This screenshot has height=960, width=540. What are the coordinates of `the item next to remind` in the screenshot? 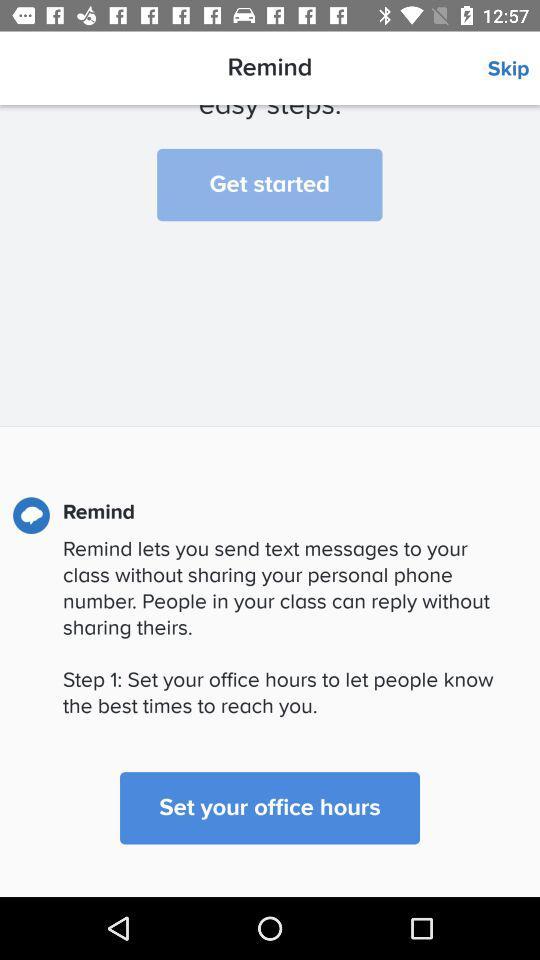 It's located at (513, 69).